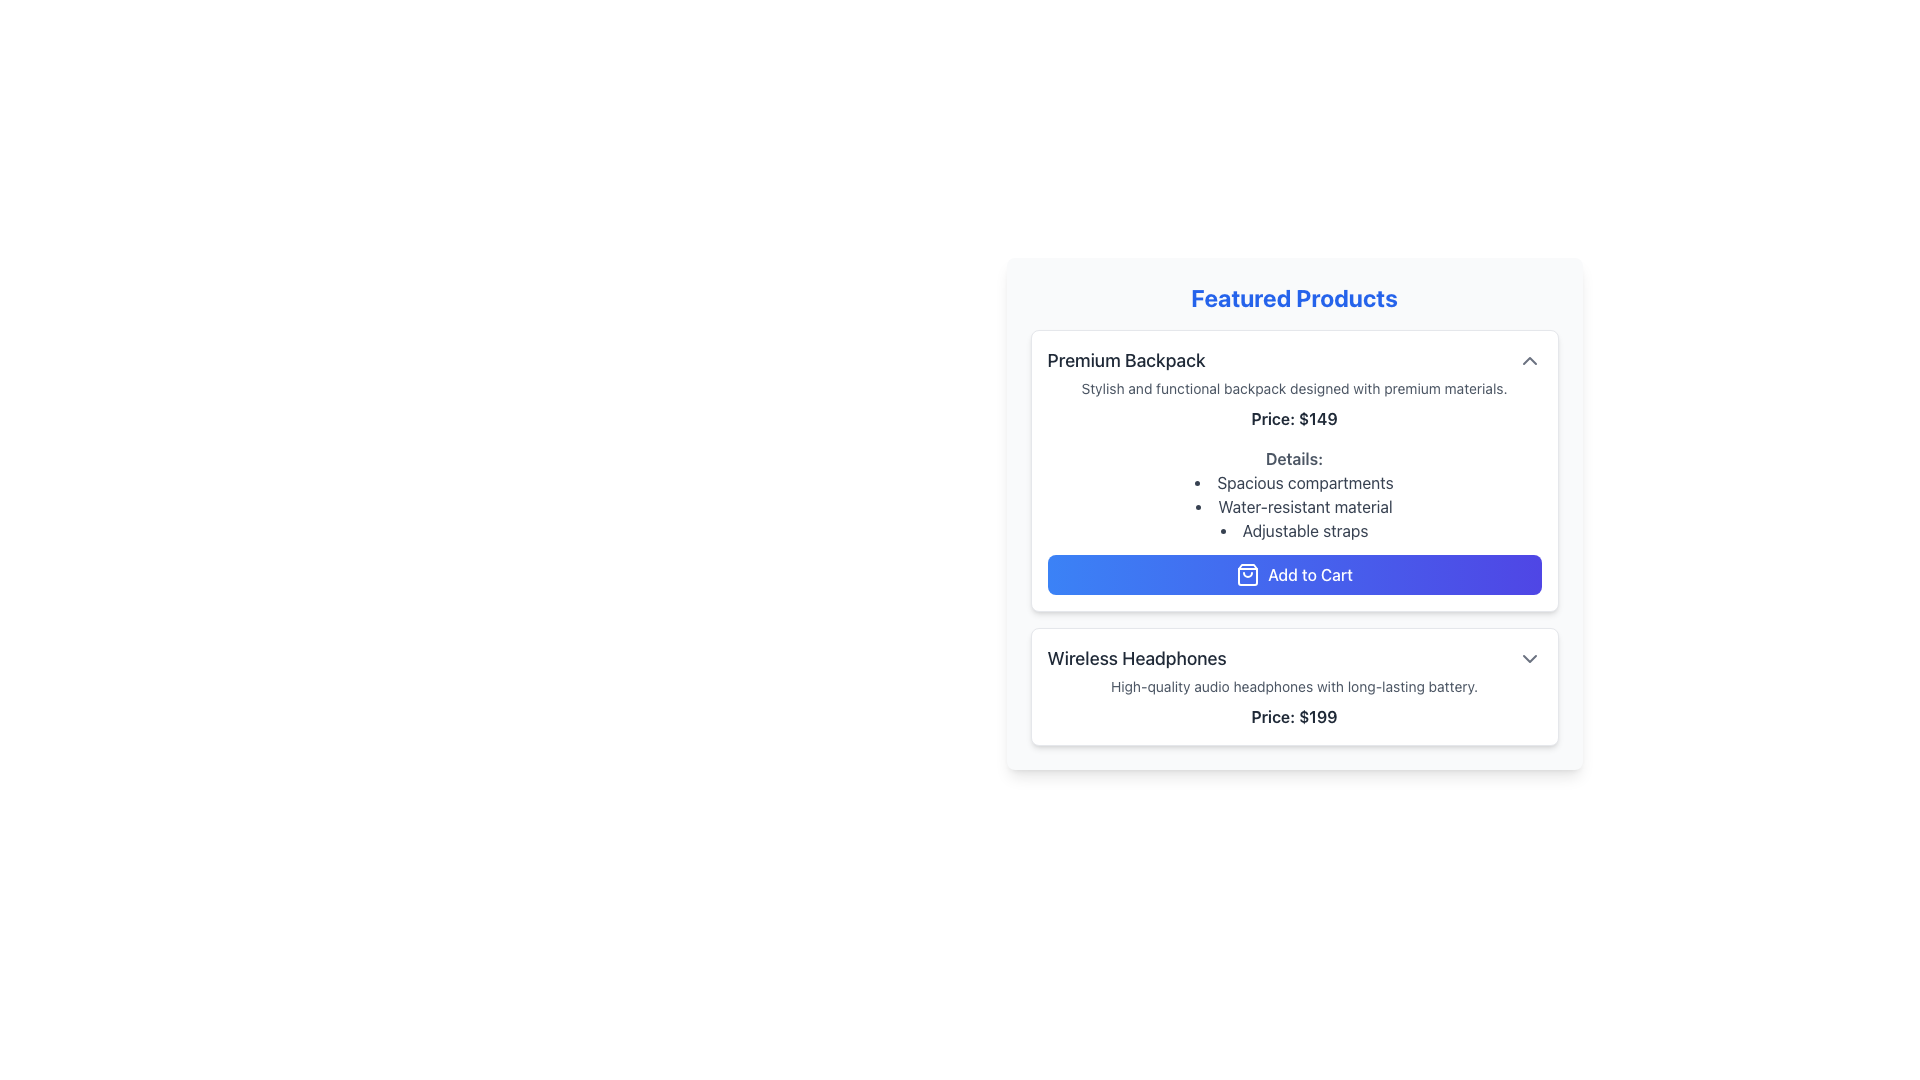 Image resolution: width=1920 pixels, height=1080 pixels. What do you see at coordinates (1247, 574) in the screenshot?
I see `the icon located within the interactive button labeled 'Add to Cart'` at bounding box center [1247, 574].